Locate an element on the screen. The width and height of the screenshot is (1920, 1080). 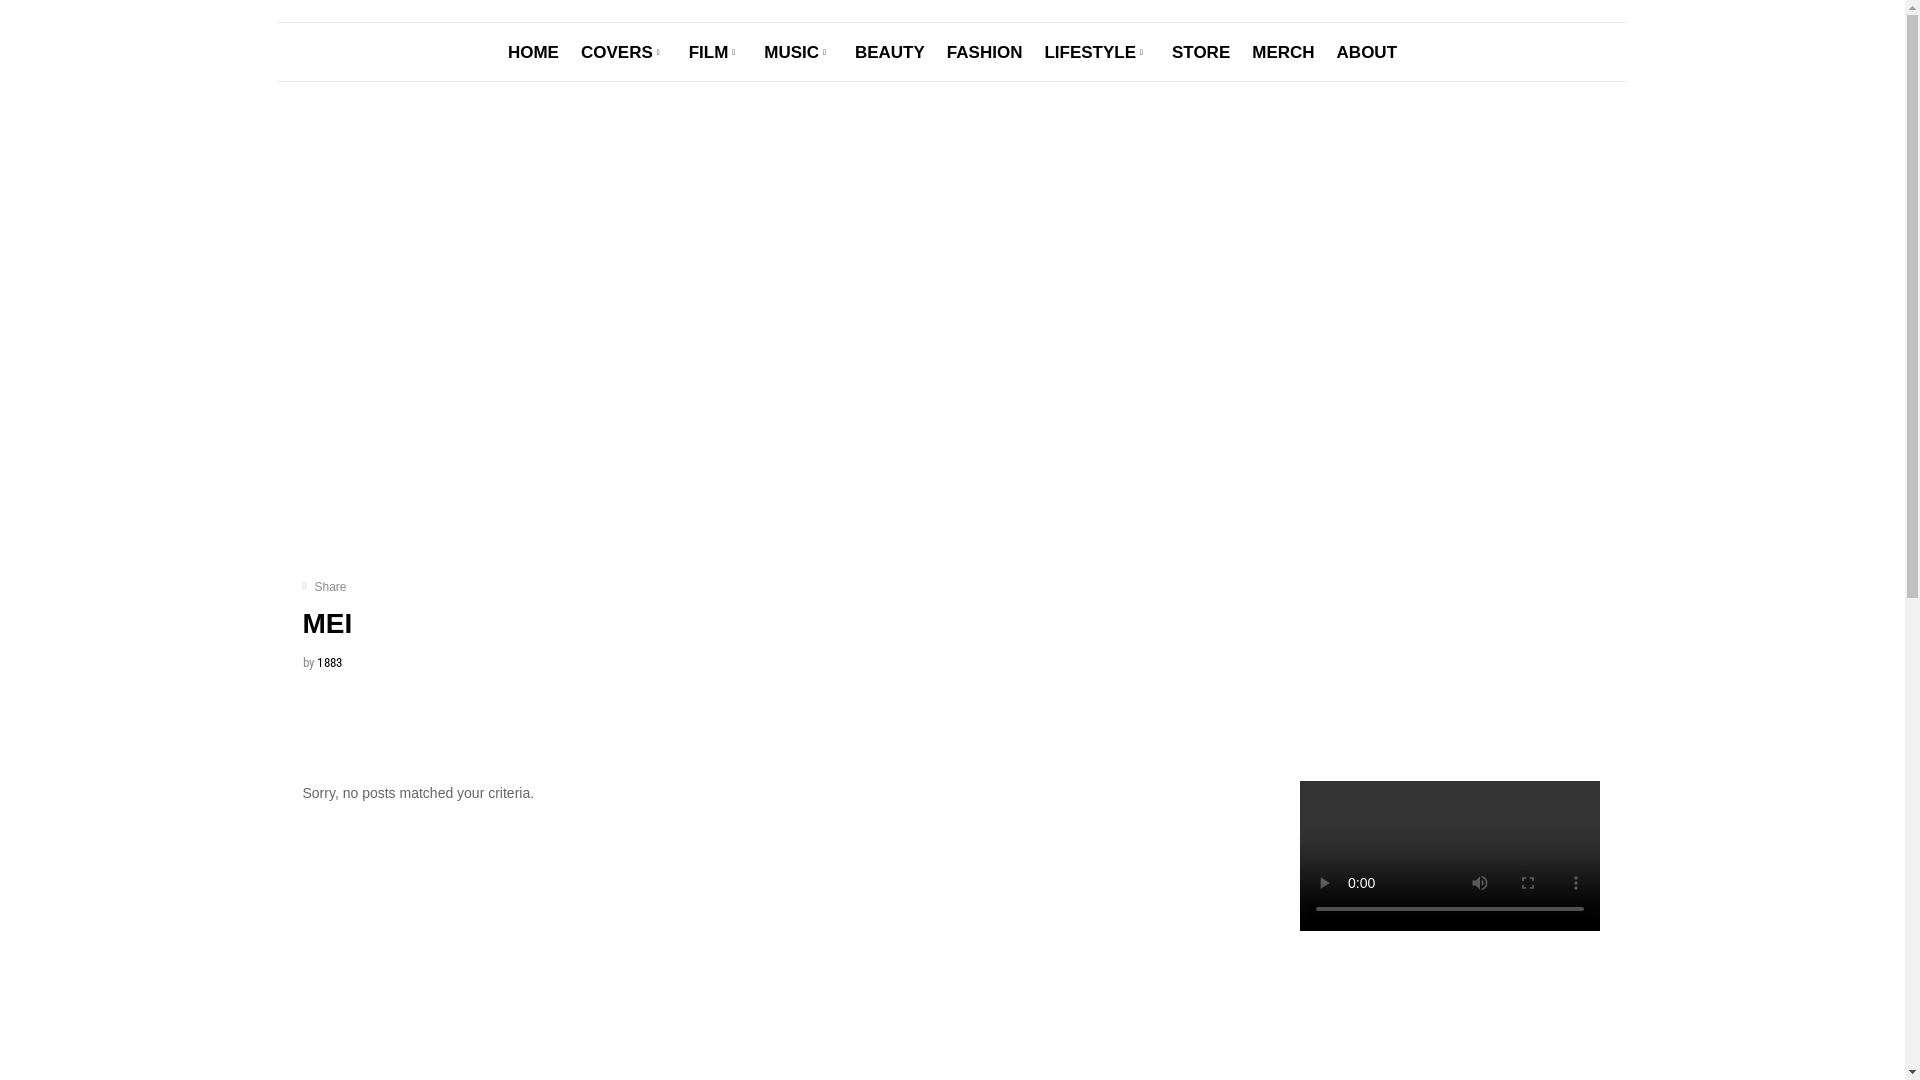
'FILM' is located at coordinates (715, 50).